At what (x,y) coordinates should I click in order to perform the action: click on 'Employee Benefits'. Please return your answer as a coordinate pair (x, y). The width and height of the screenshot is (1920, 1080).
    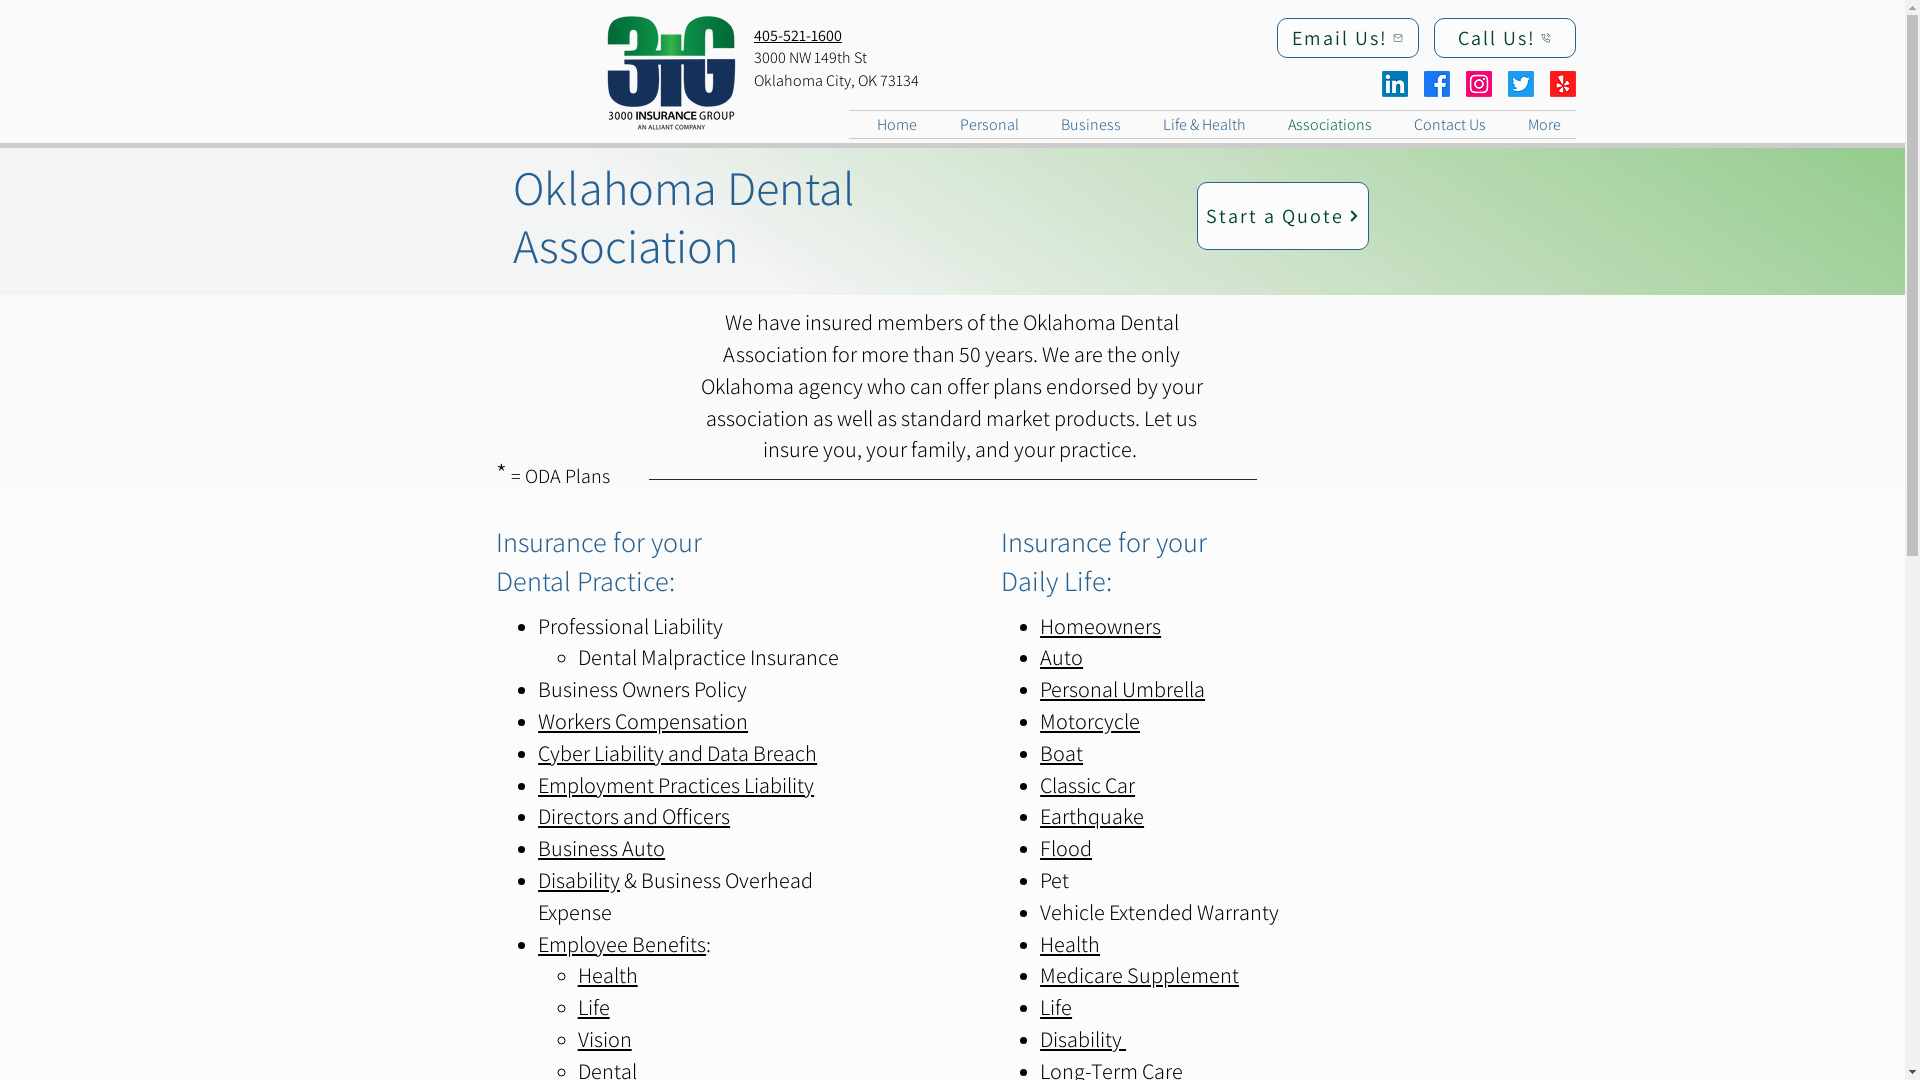
    Looking at the image, I should click on (537, 944).